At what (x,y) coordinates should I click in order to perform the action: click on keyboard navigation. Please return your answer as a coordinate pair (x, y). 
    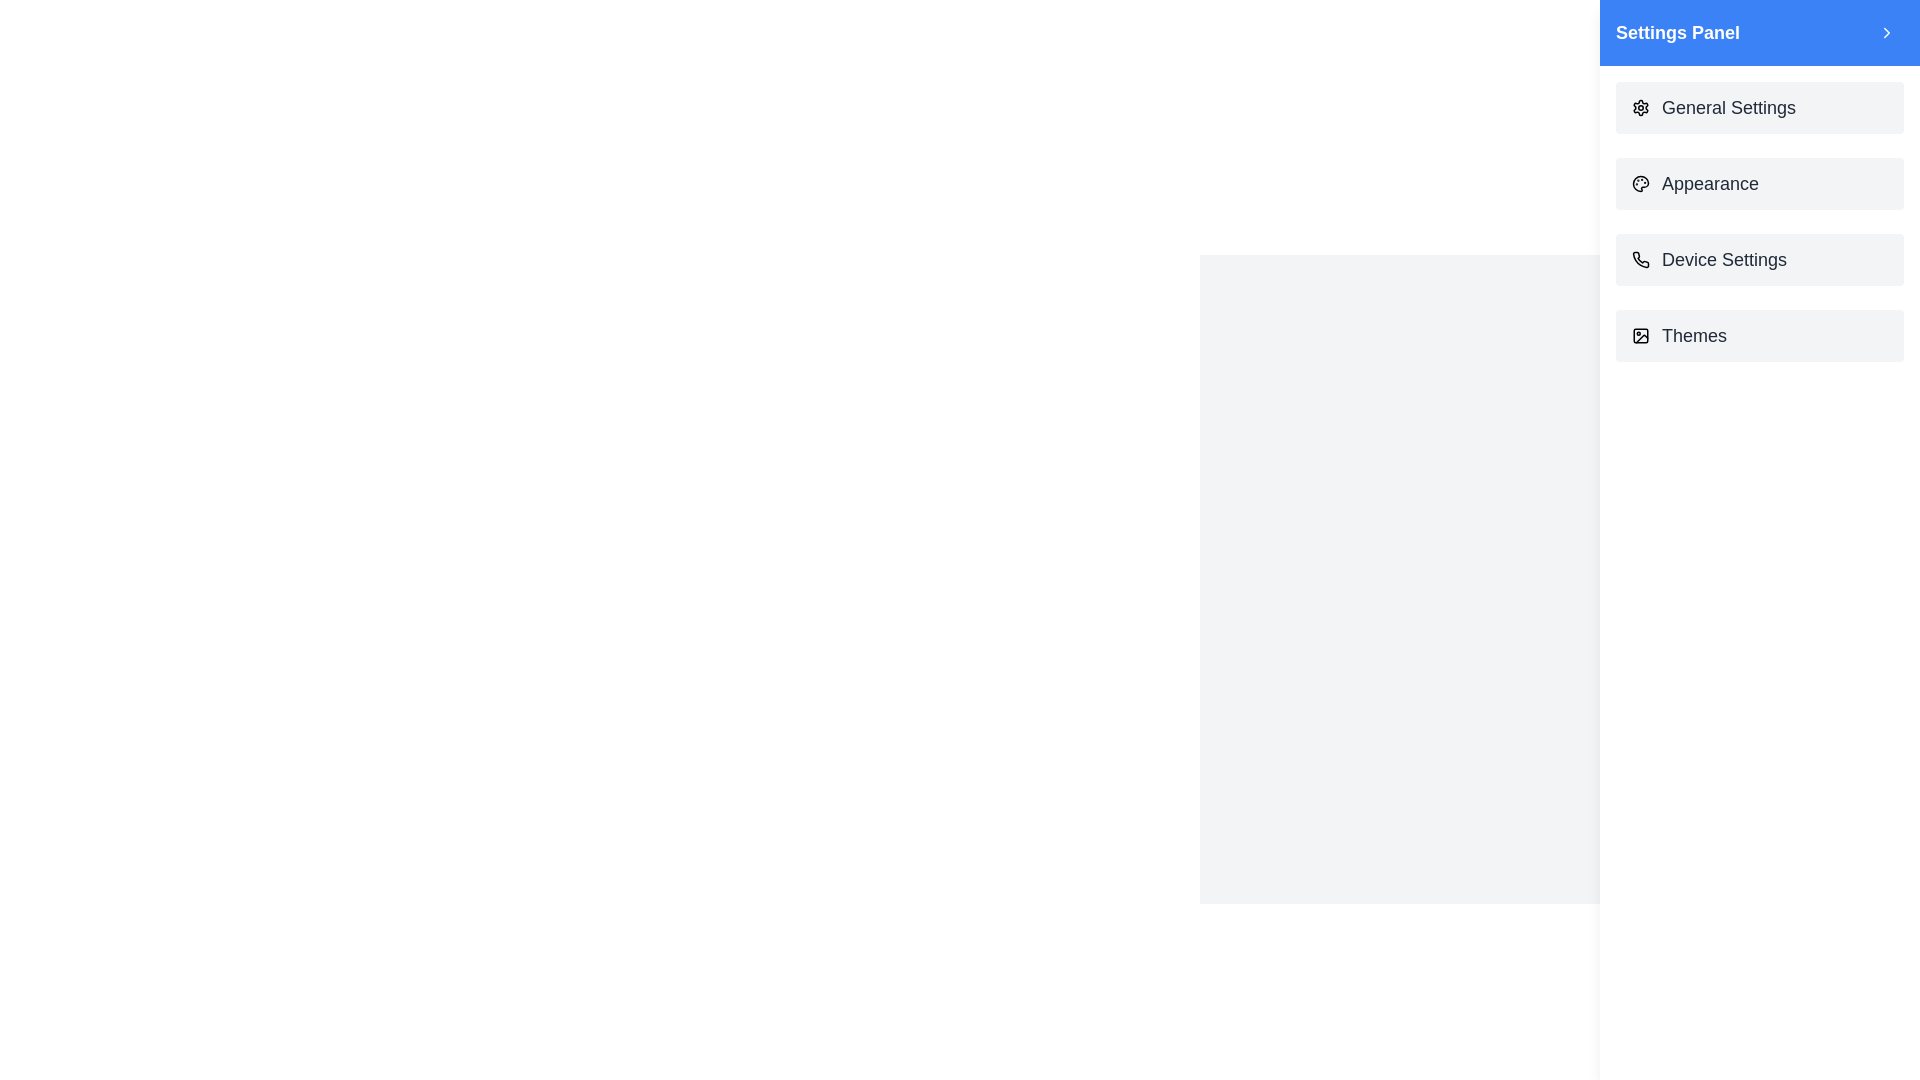
    Looking at the image, I should click on (1760, 334).